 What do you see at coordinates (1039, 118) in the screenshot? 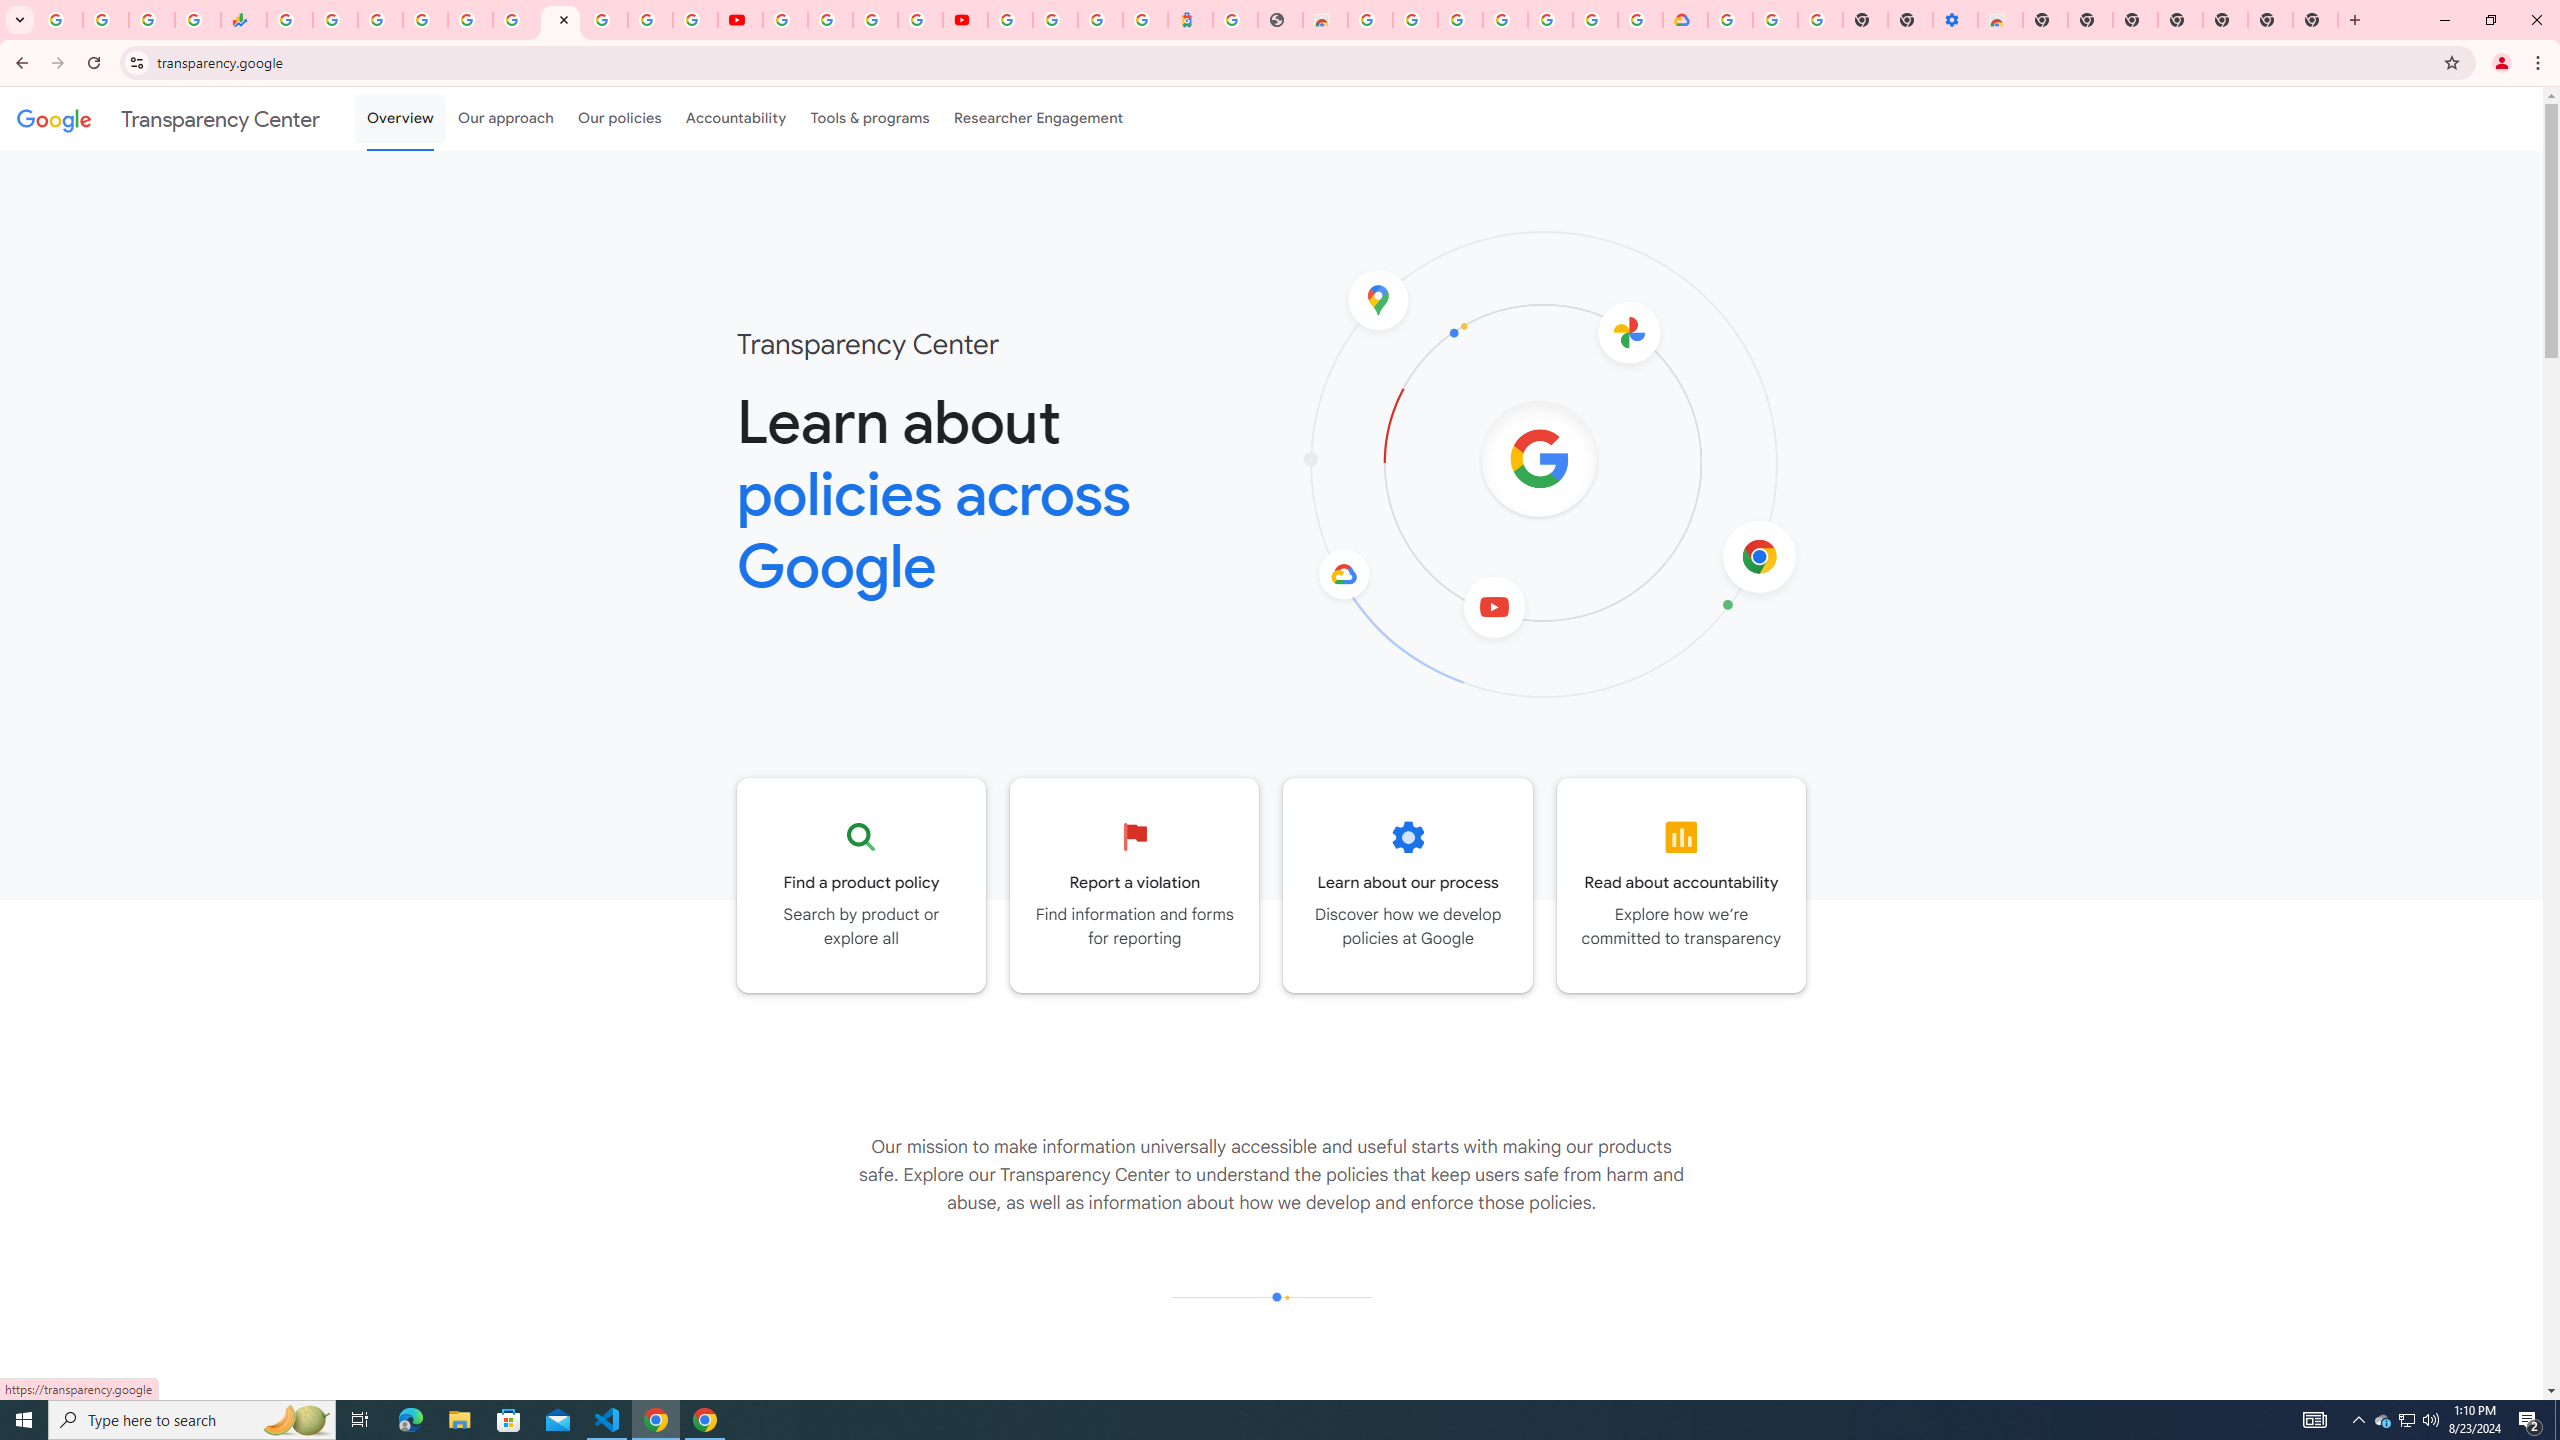
I see `'Researcher Engagement'` at bounding box center [1039, 118].